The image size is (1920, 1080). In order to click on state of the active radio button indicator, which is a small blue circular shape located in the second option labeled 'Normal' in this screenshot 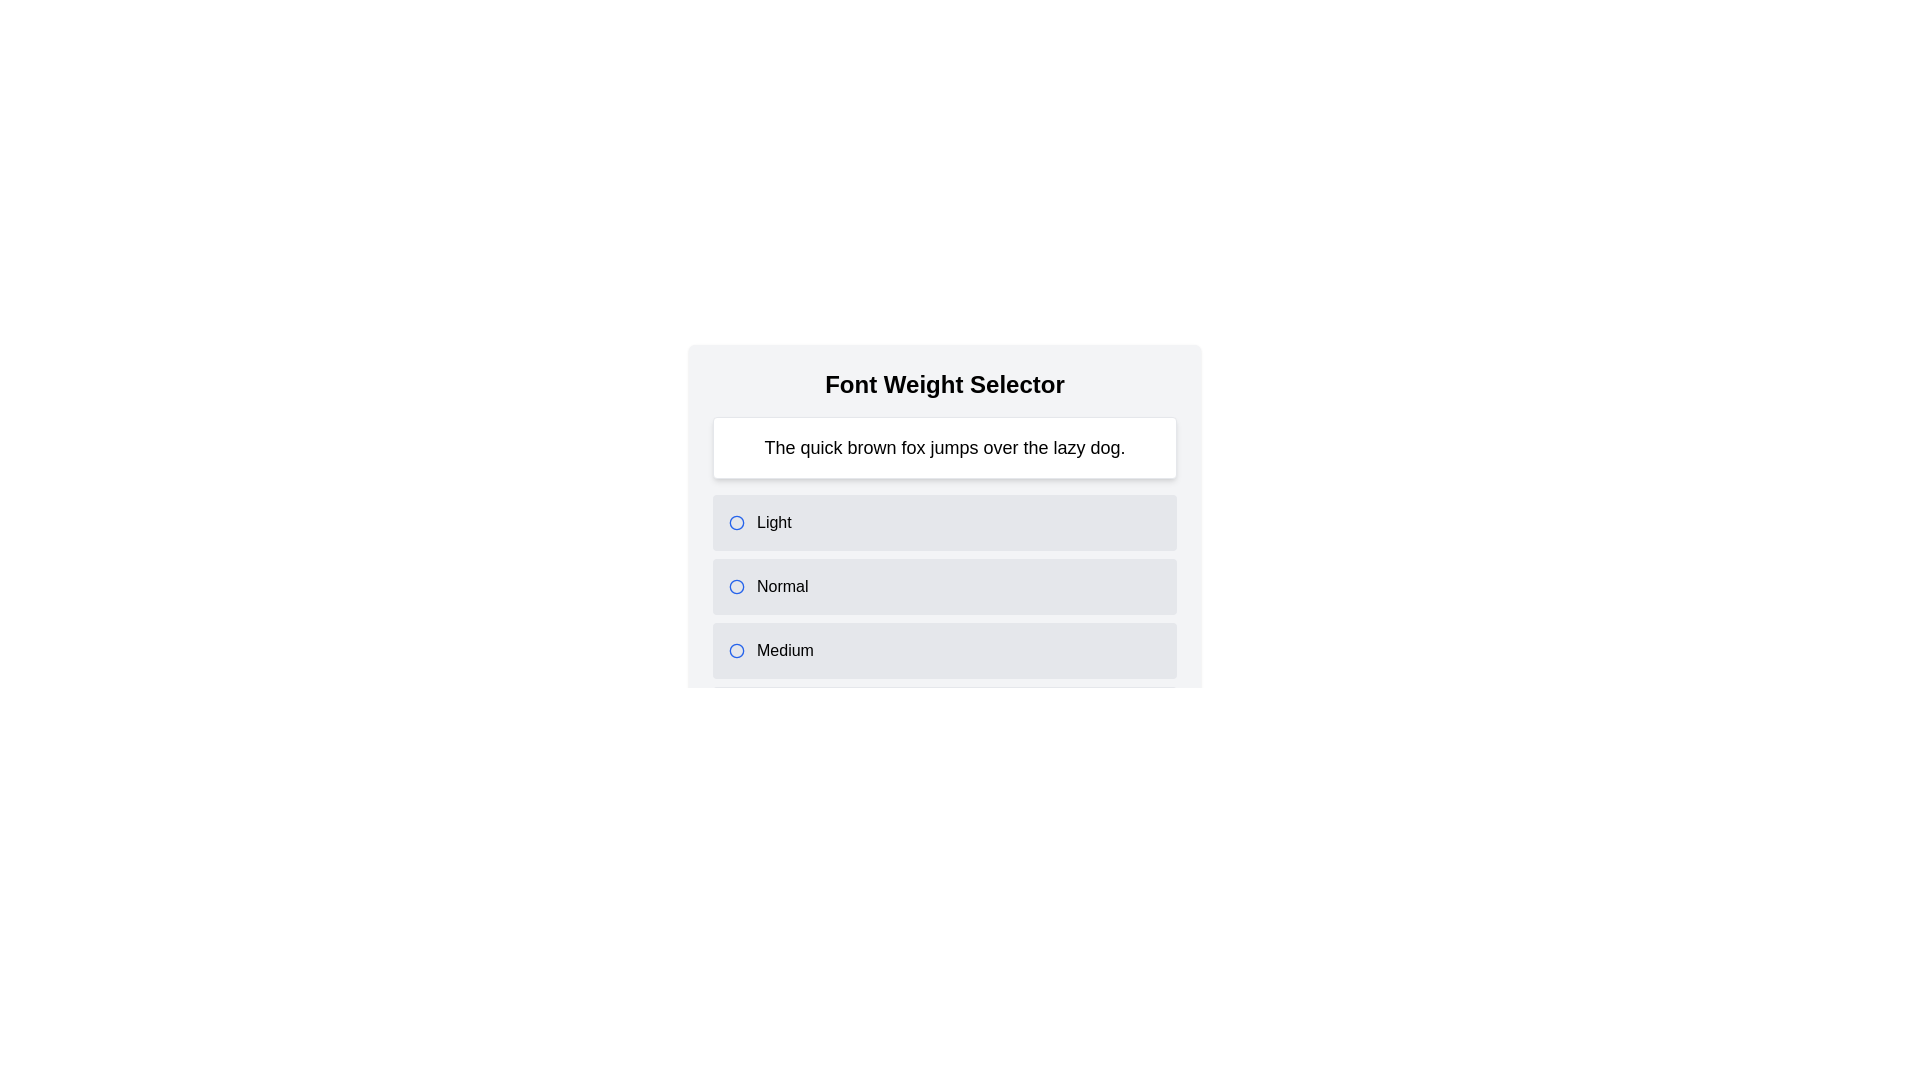, I will do `click(736, 585)`.